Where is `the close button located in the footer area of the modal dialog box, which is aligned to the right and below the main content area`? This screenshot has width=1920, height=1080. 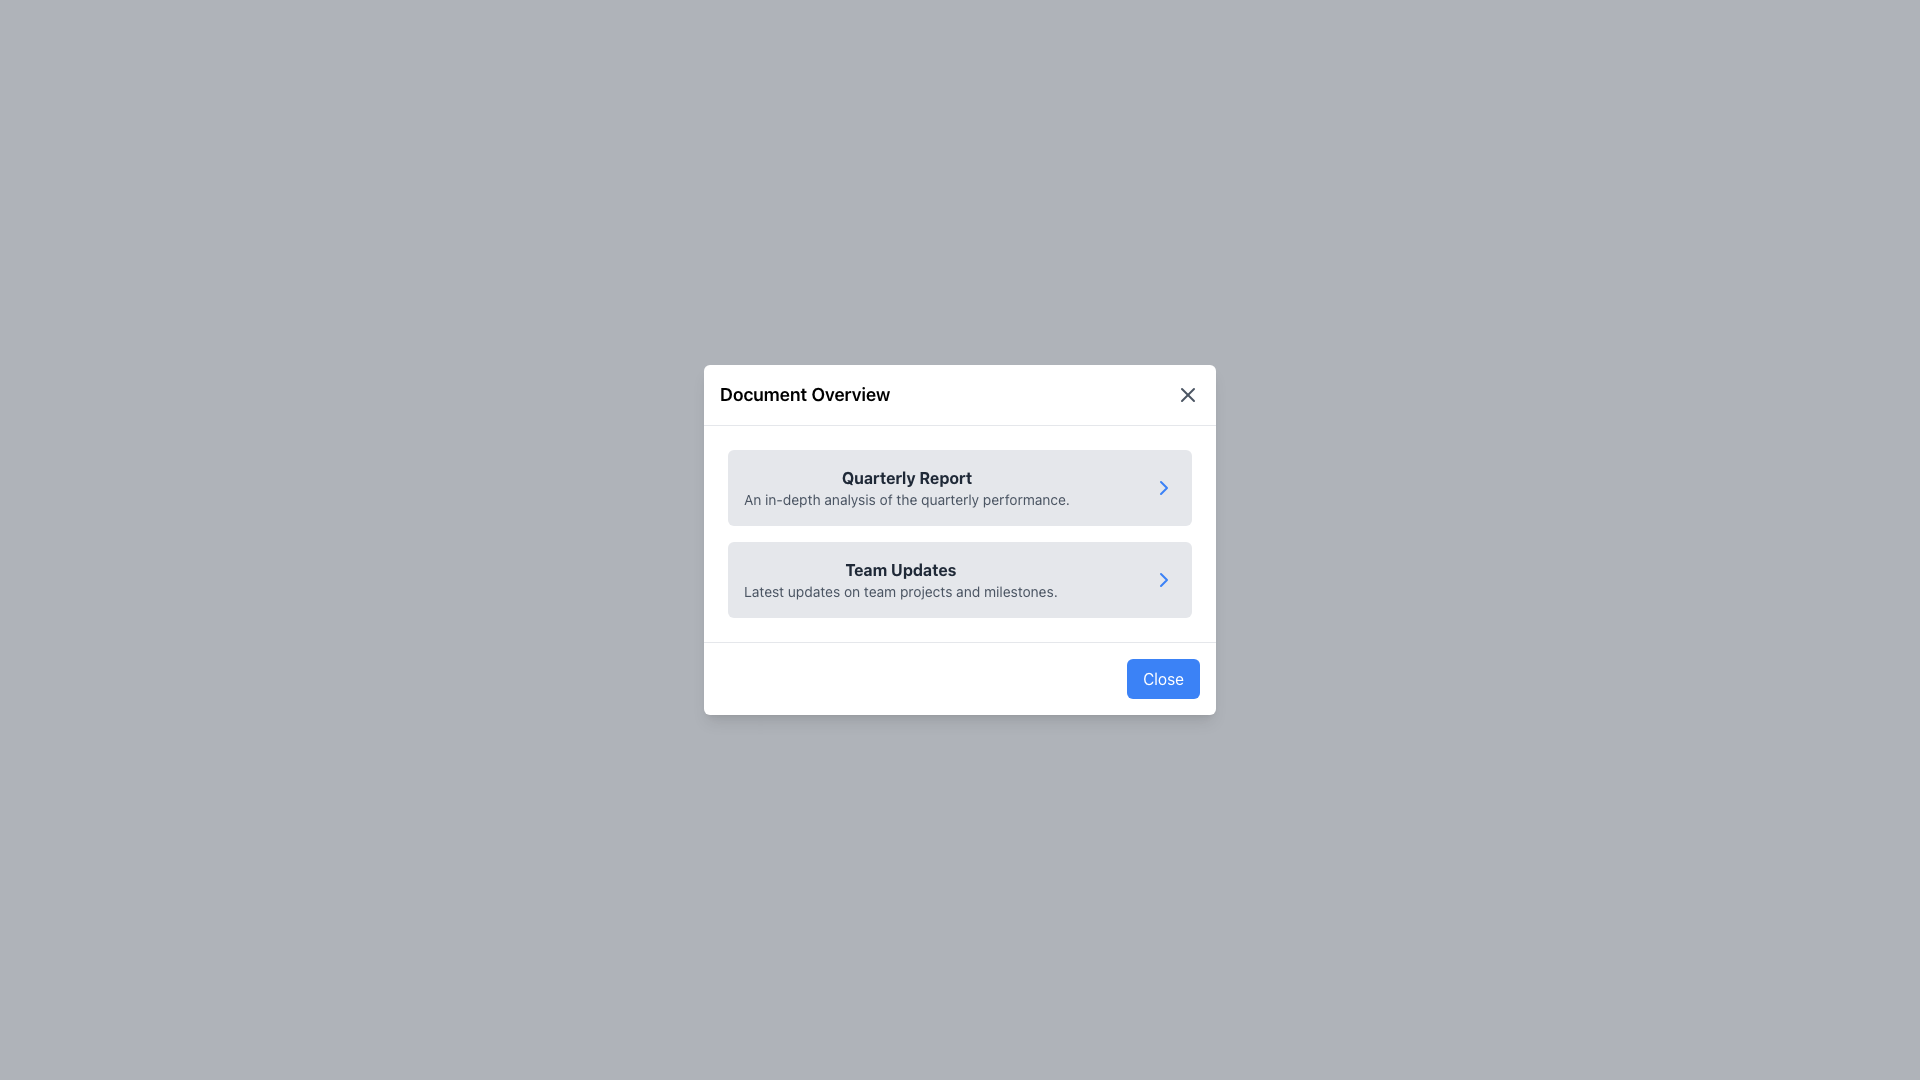 the close button located in the footer area of the modal dialog box, which is aligned to the right and below the main content area is located at coordinates (1163, 677).